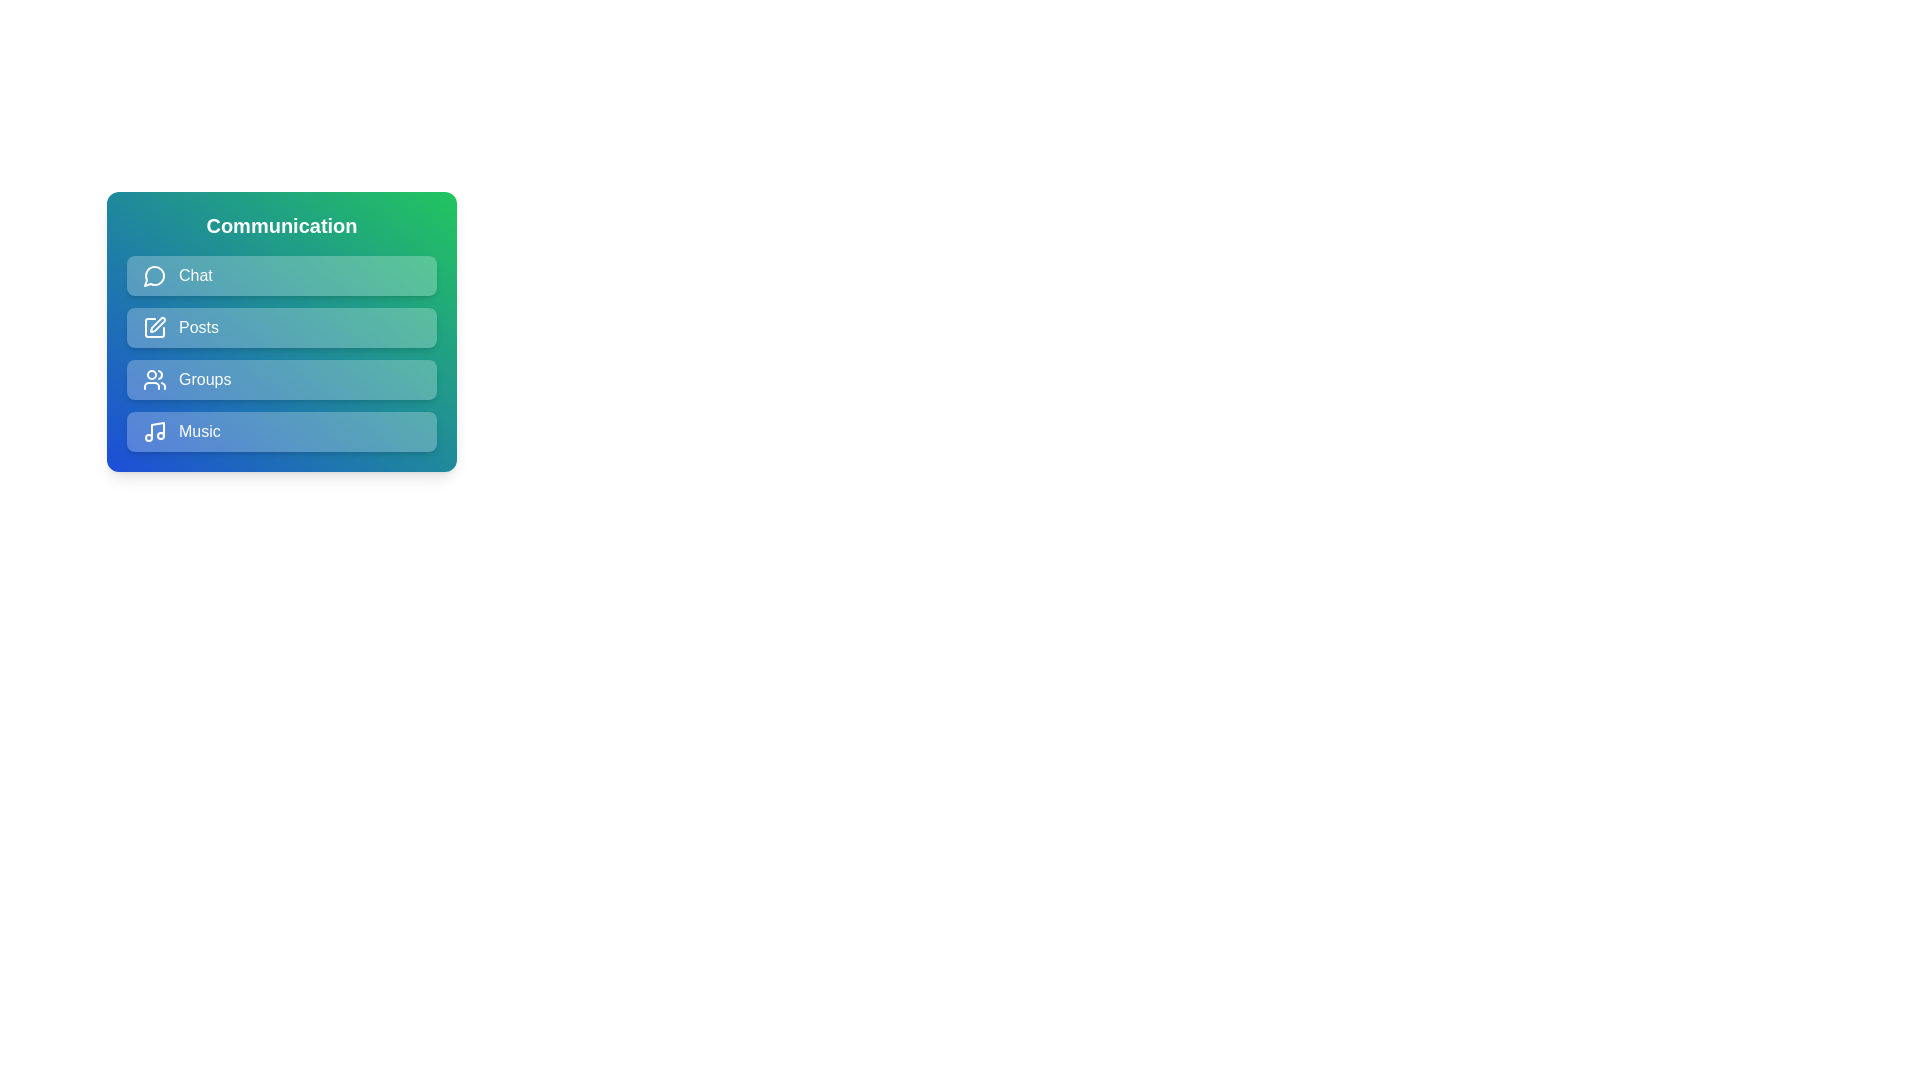  What do you see at coordinates (281, 326) in the screenshot?
I see `the menu item labeled Posts` at bounding box center [281, 326].